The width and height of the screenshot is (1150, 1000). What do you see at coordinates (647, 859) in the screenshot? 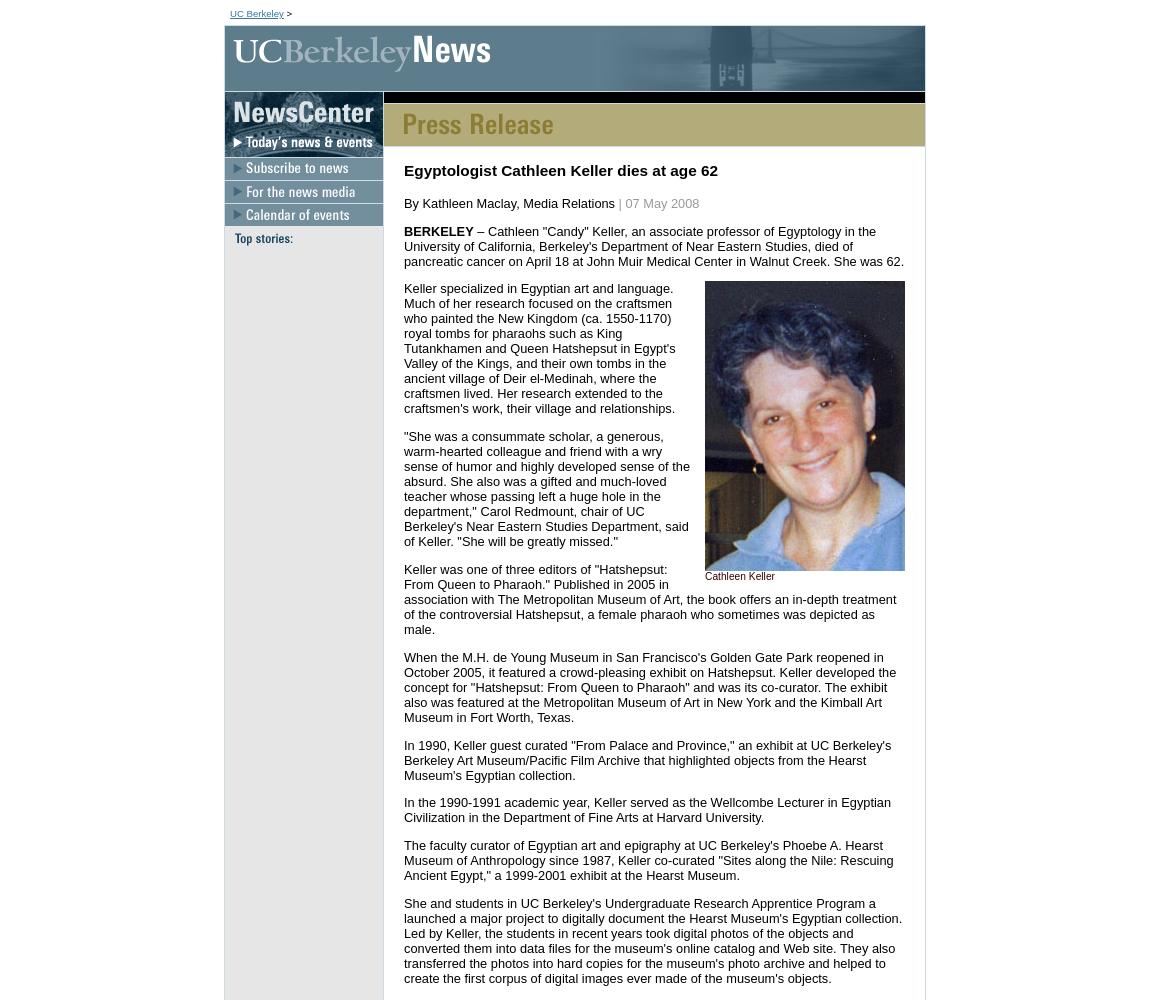
I see `'The faculty curator of Egyptian art and epigraphy at UC Berkeley's Phoebe A. Hearst Museum of Anthropology since 1987, Keller co-curated "Sites along the Nile: Rescuing Ancient Egypt," a 1999-2001 exhibit at the Hearst Museum.'` at bounding box center [647, 859].